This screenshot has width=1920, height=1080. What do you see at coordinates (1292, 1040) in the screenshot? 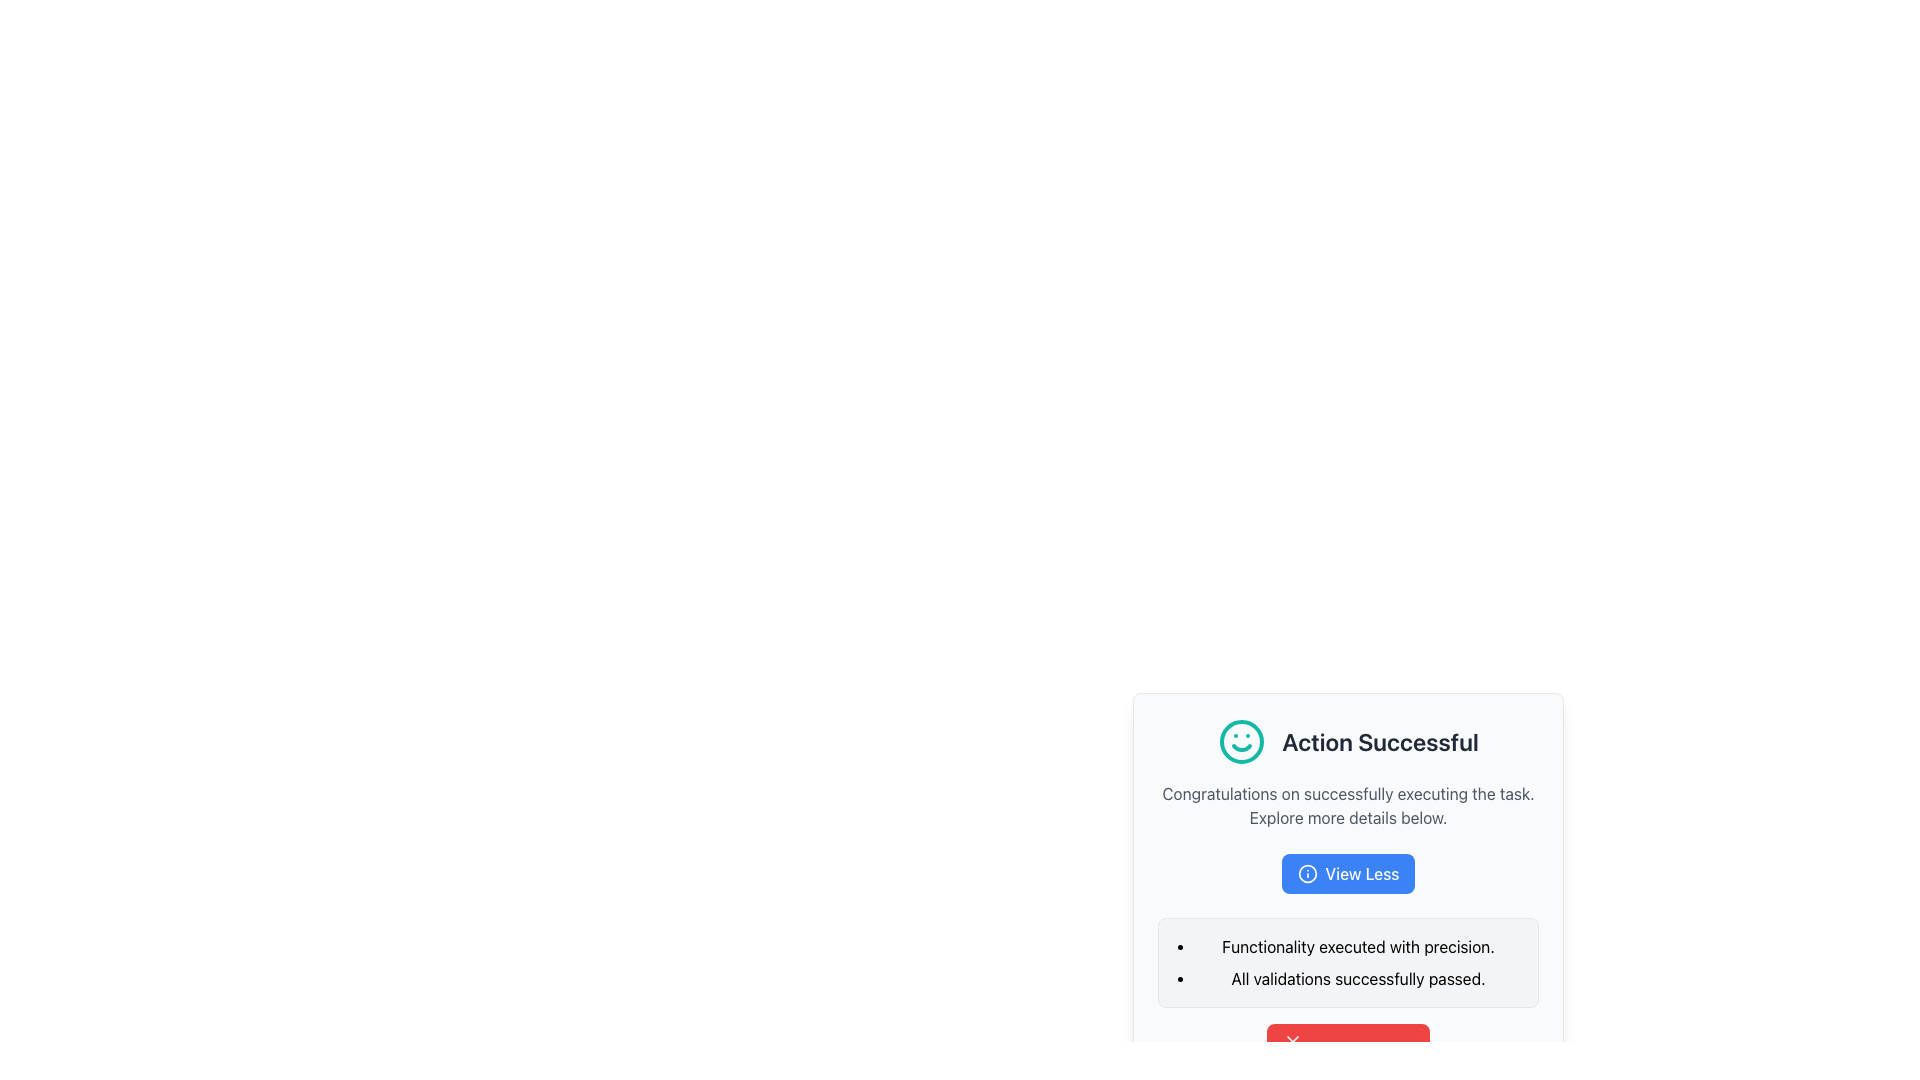
I see `the cross icon located in the bottom right corner of the modal dialog that indicates 'Action Successful'` at bounding box center [1292, 1040].